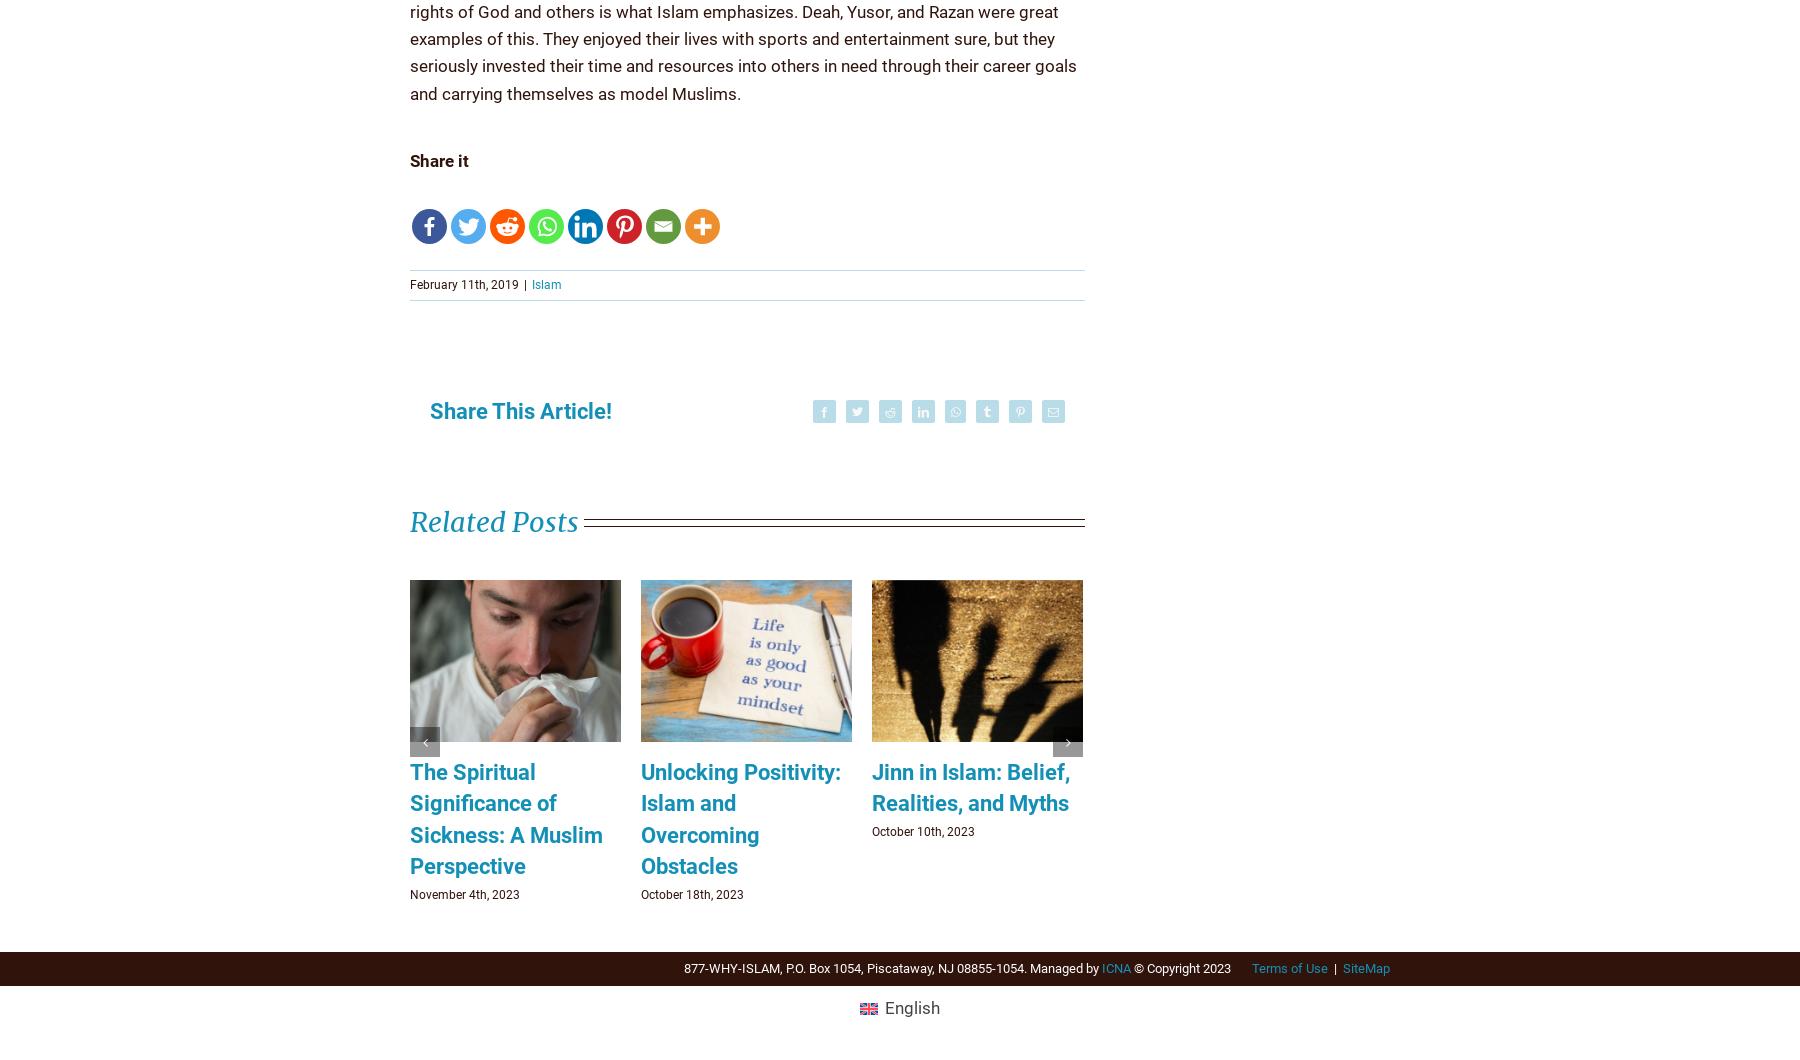 This screenshot has width=1800, height=1060. What do you see at coordinates (410, 519) in the screenshot?
I see `'Related Posts'` at bounding box center [410, 519].